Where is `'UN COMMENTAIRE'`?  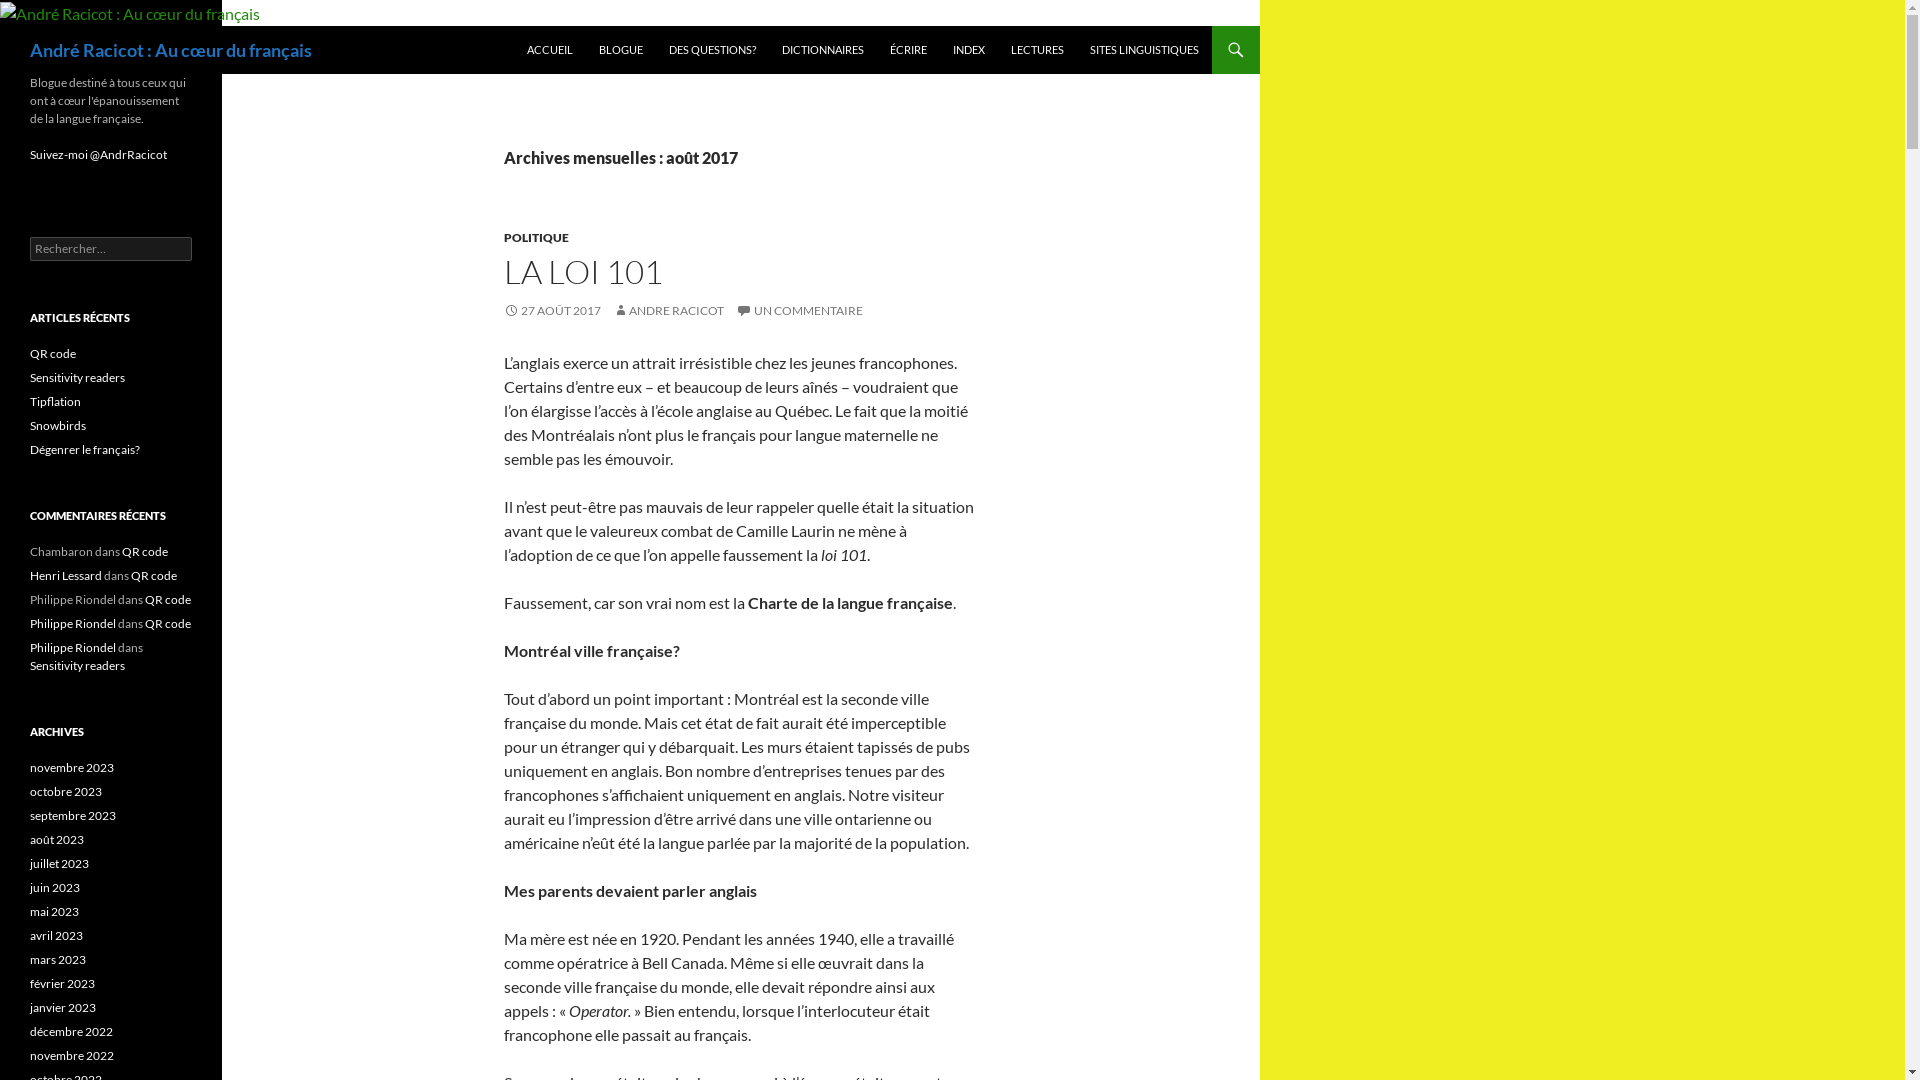
'UN COMMENTAIRE' is located at coordinates (798, 310).